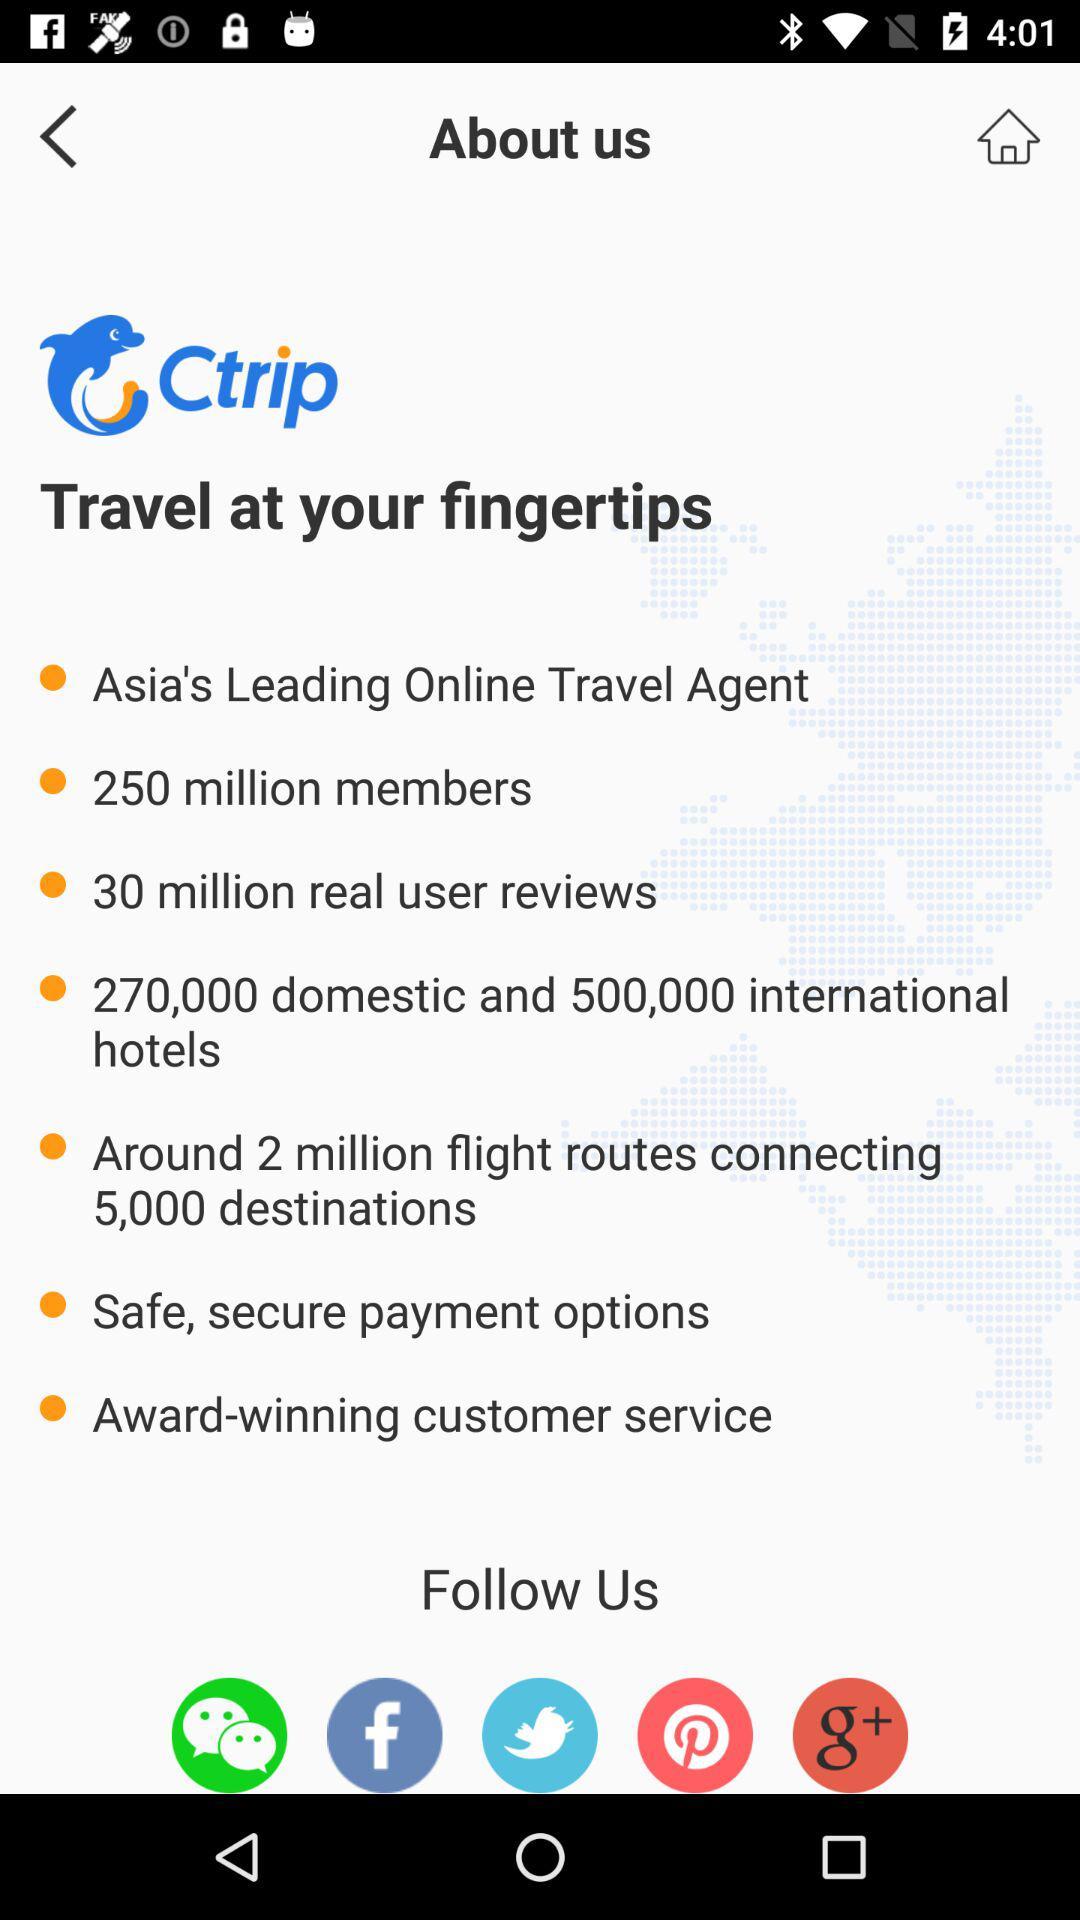 The image size is (1080, 1920). I want to click on the arrow_backward icon, so click(50, 135).